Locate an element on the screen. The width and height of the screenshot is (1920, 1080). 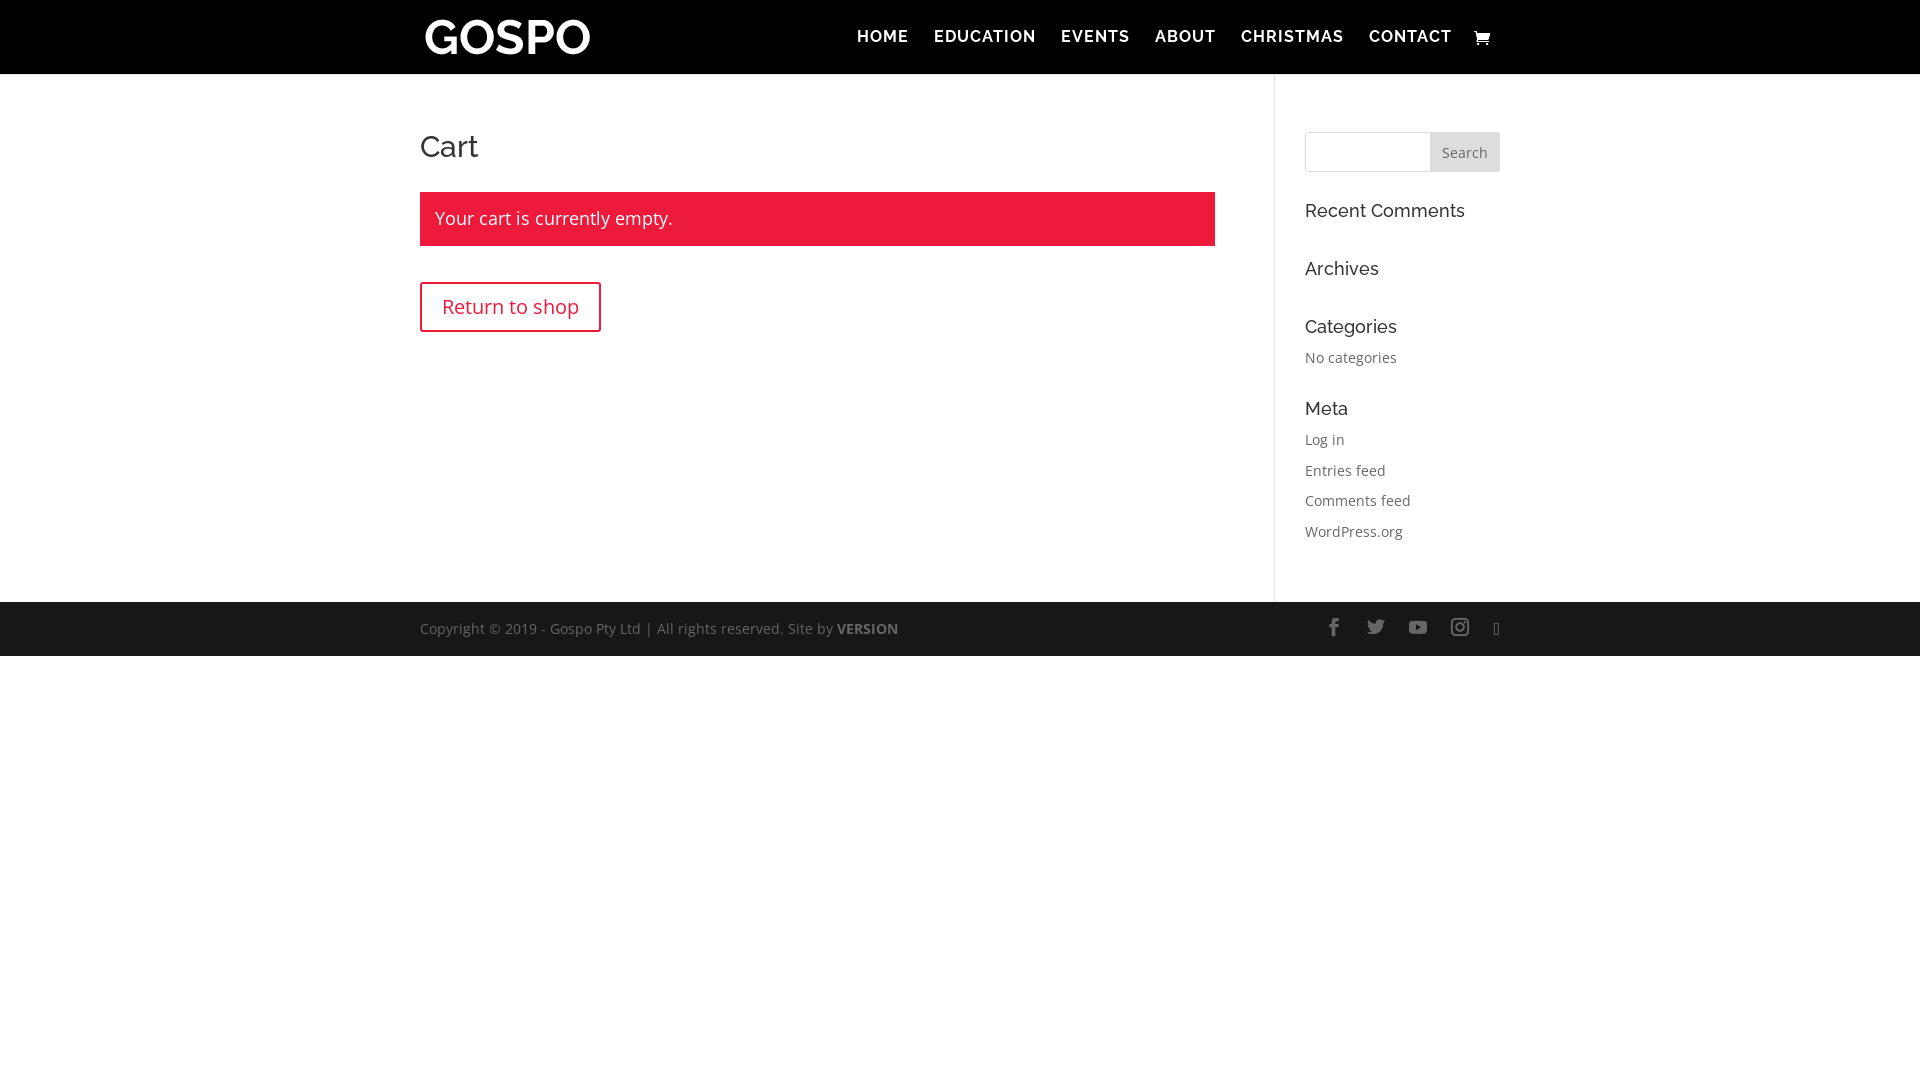
'VERSION' is located at coordinates (867, 627).